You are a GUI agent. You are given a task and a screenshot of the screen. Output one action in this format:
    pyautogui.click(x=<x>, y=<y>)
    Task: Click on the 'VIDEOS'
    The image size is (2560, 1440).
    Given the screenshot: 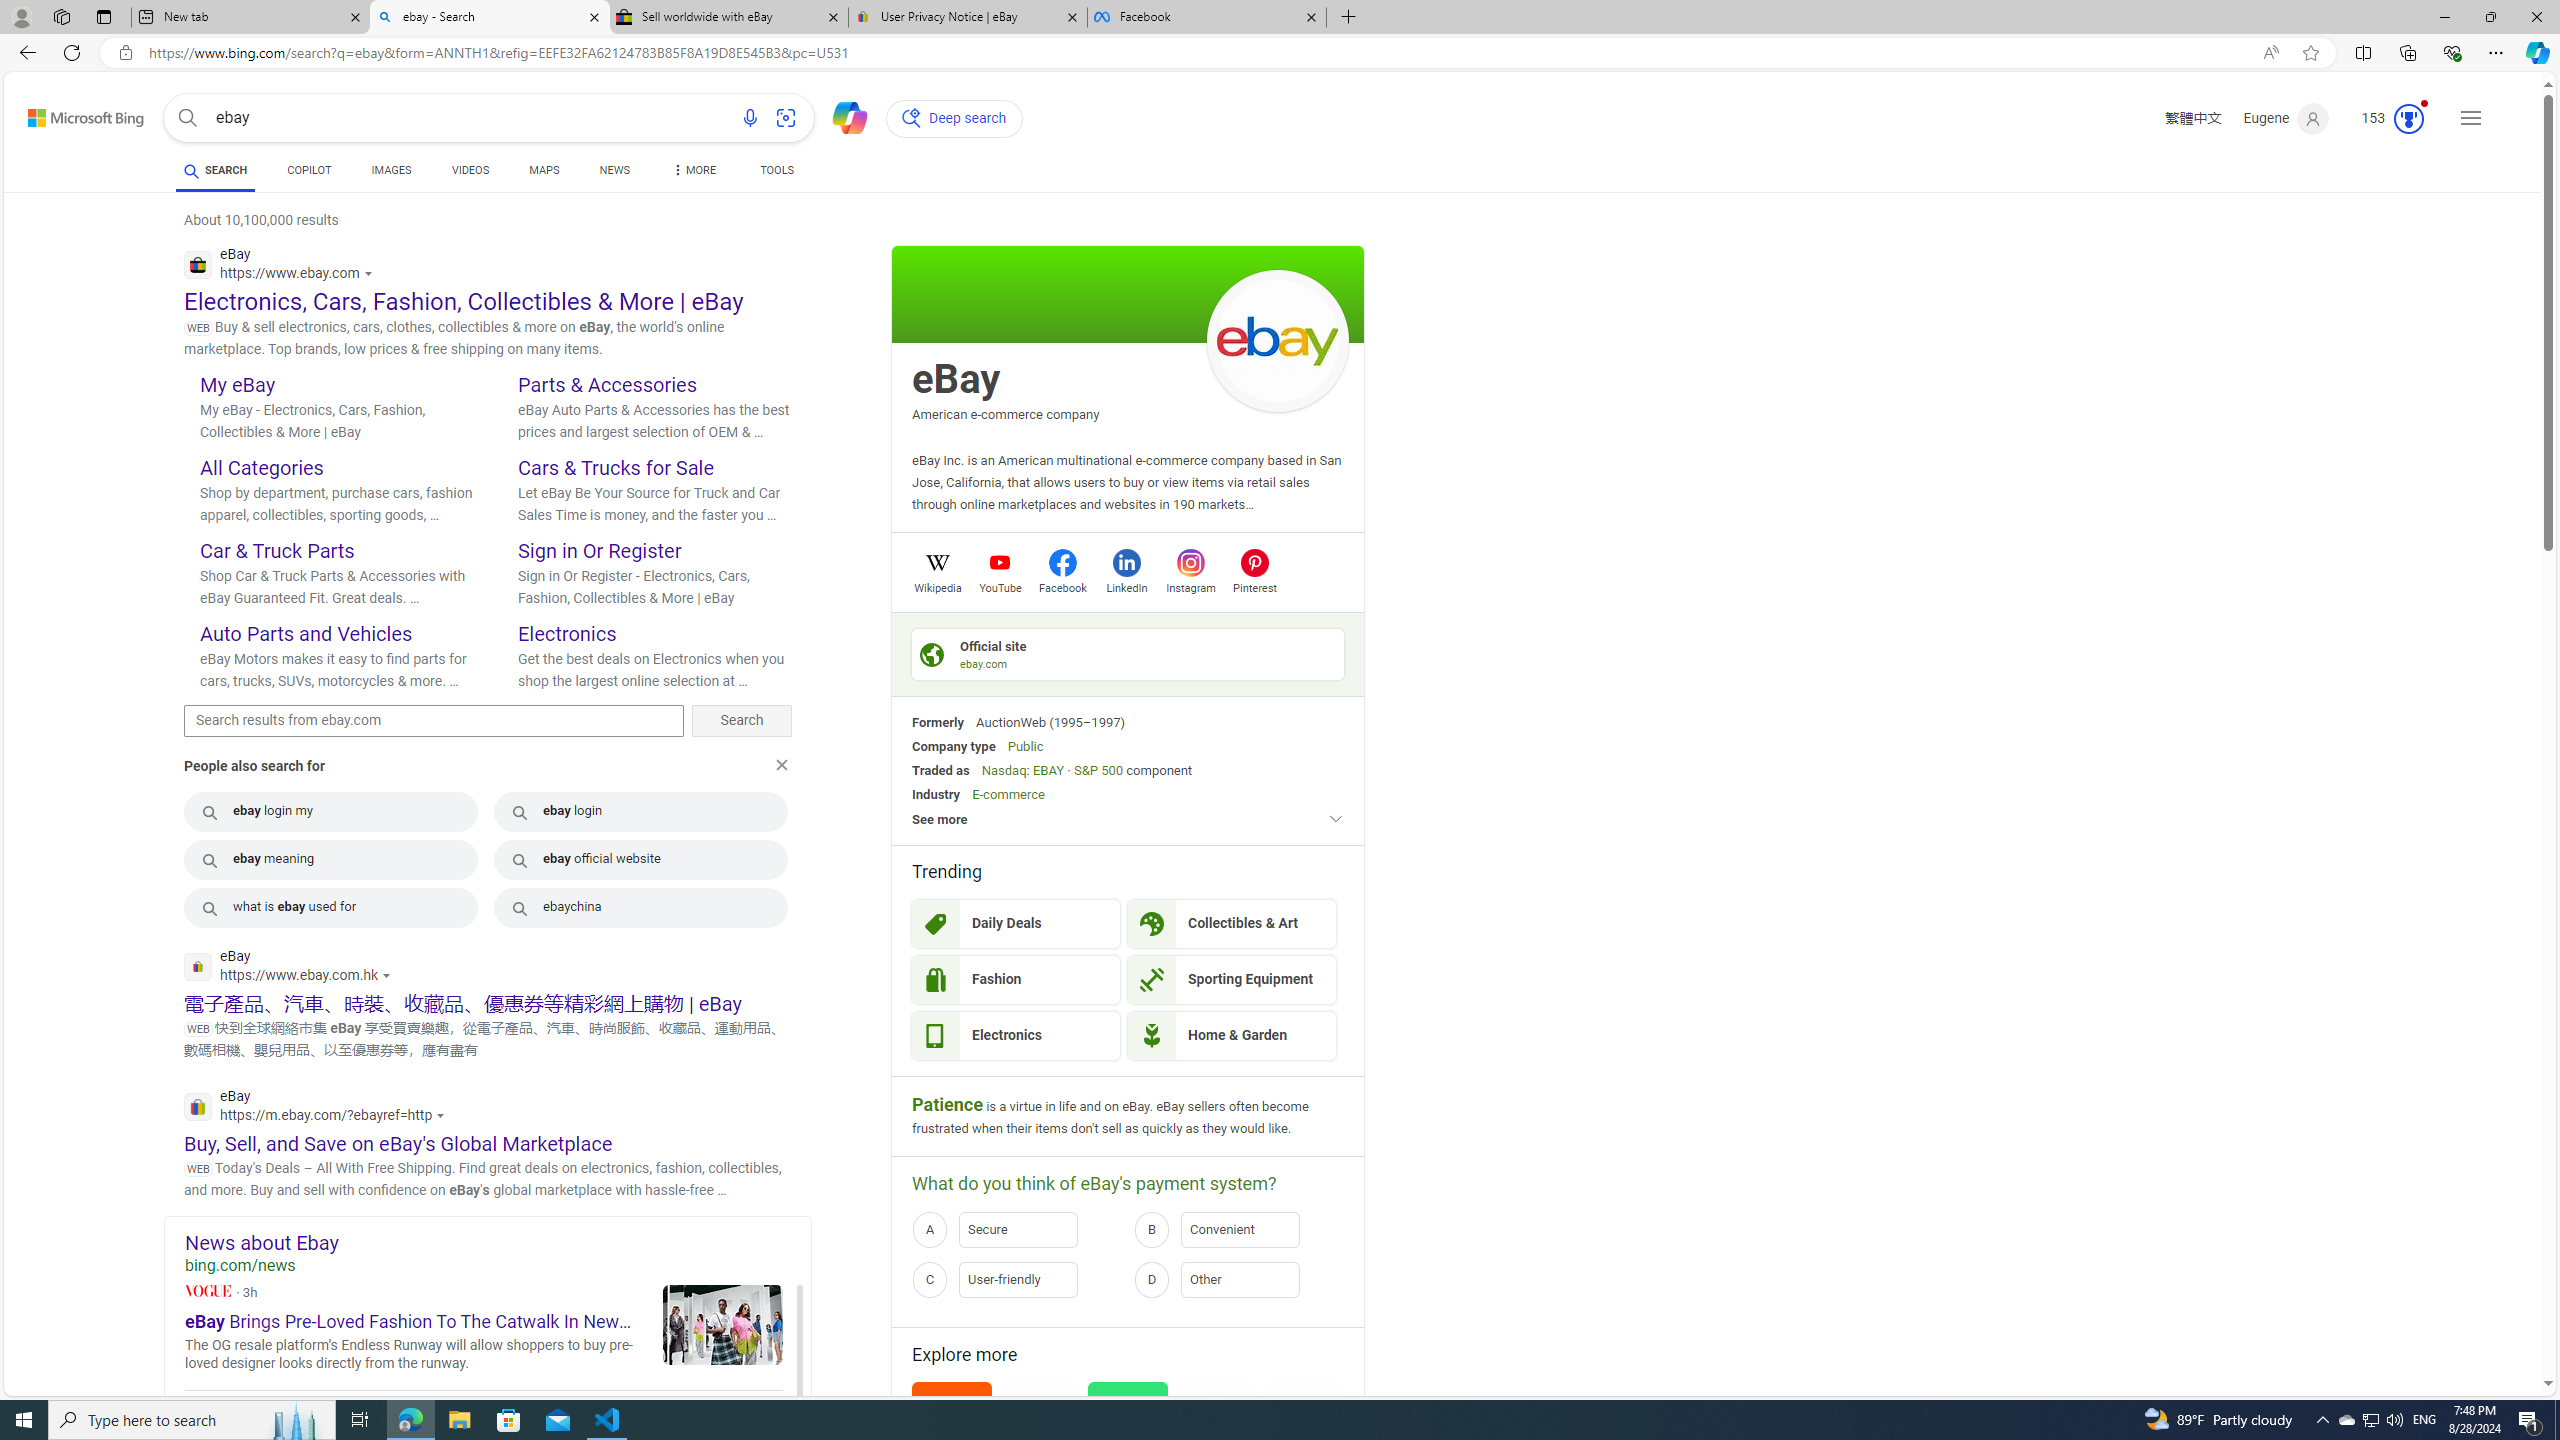 What is the action you would take?
    pyautogui.click(x=470, y=172)
    